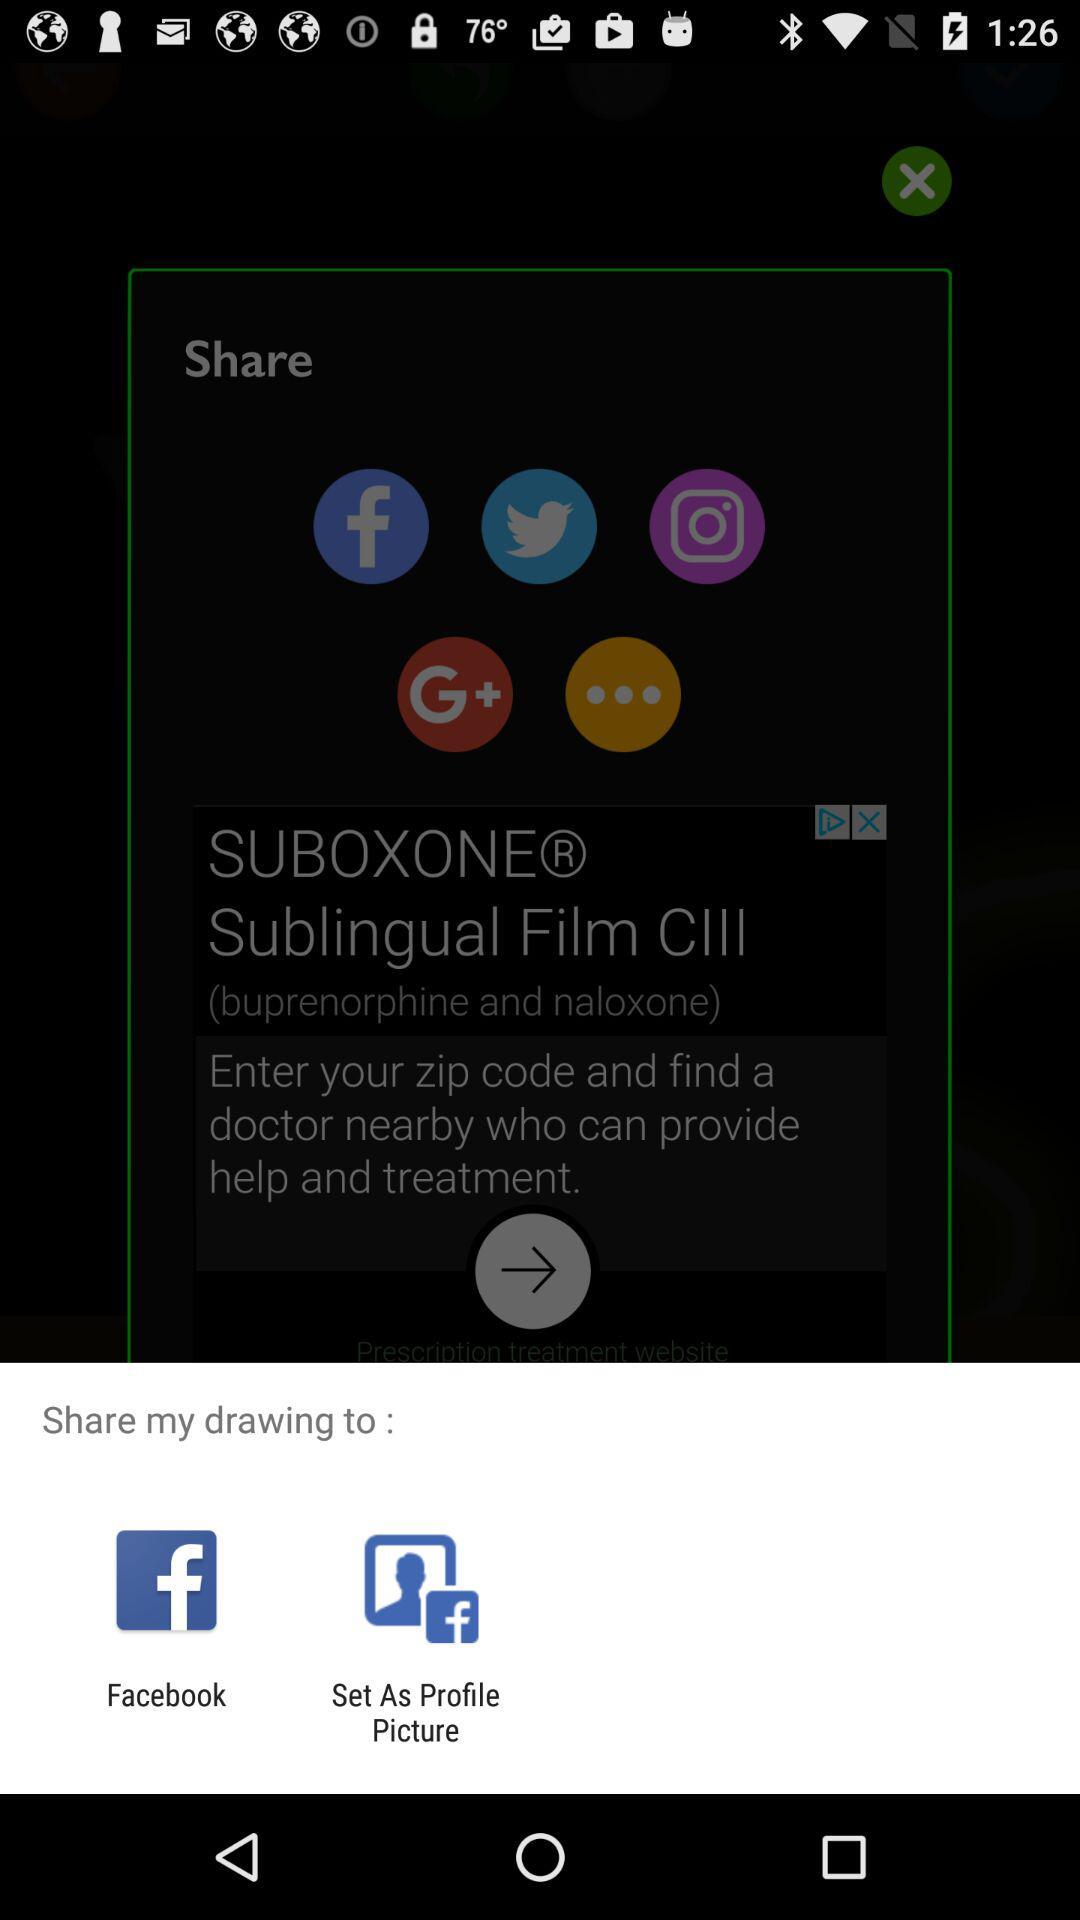 The width and height of the screenshot is (1080, 1920). I want to click on the icon to the right of the facebook item, so click(414, 1711).